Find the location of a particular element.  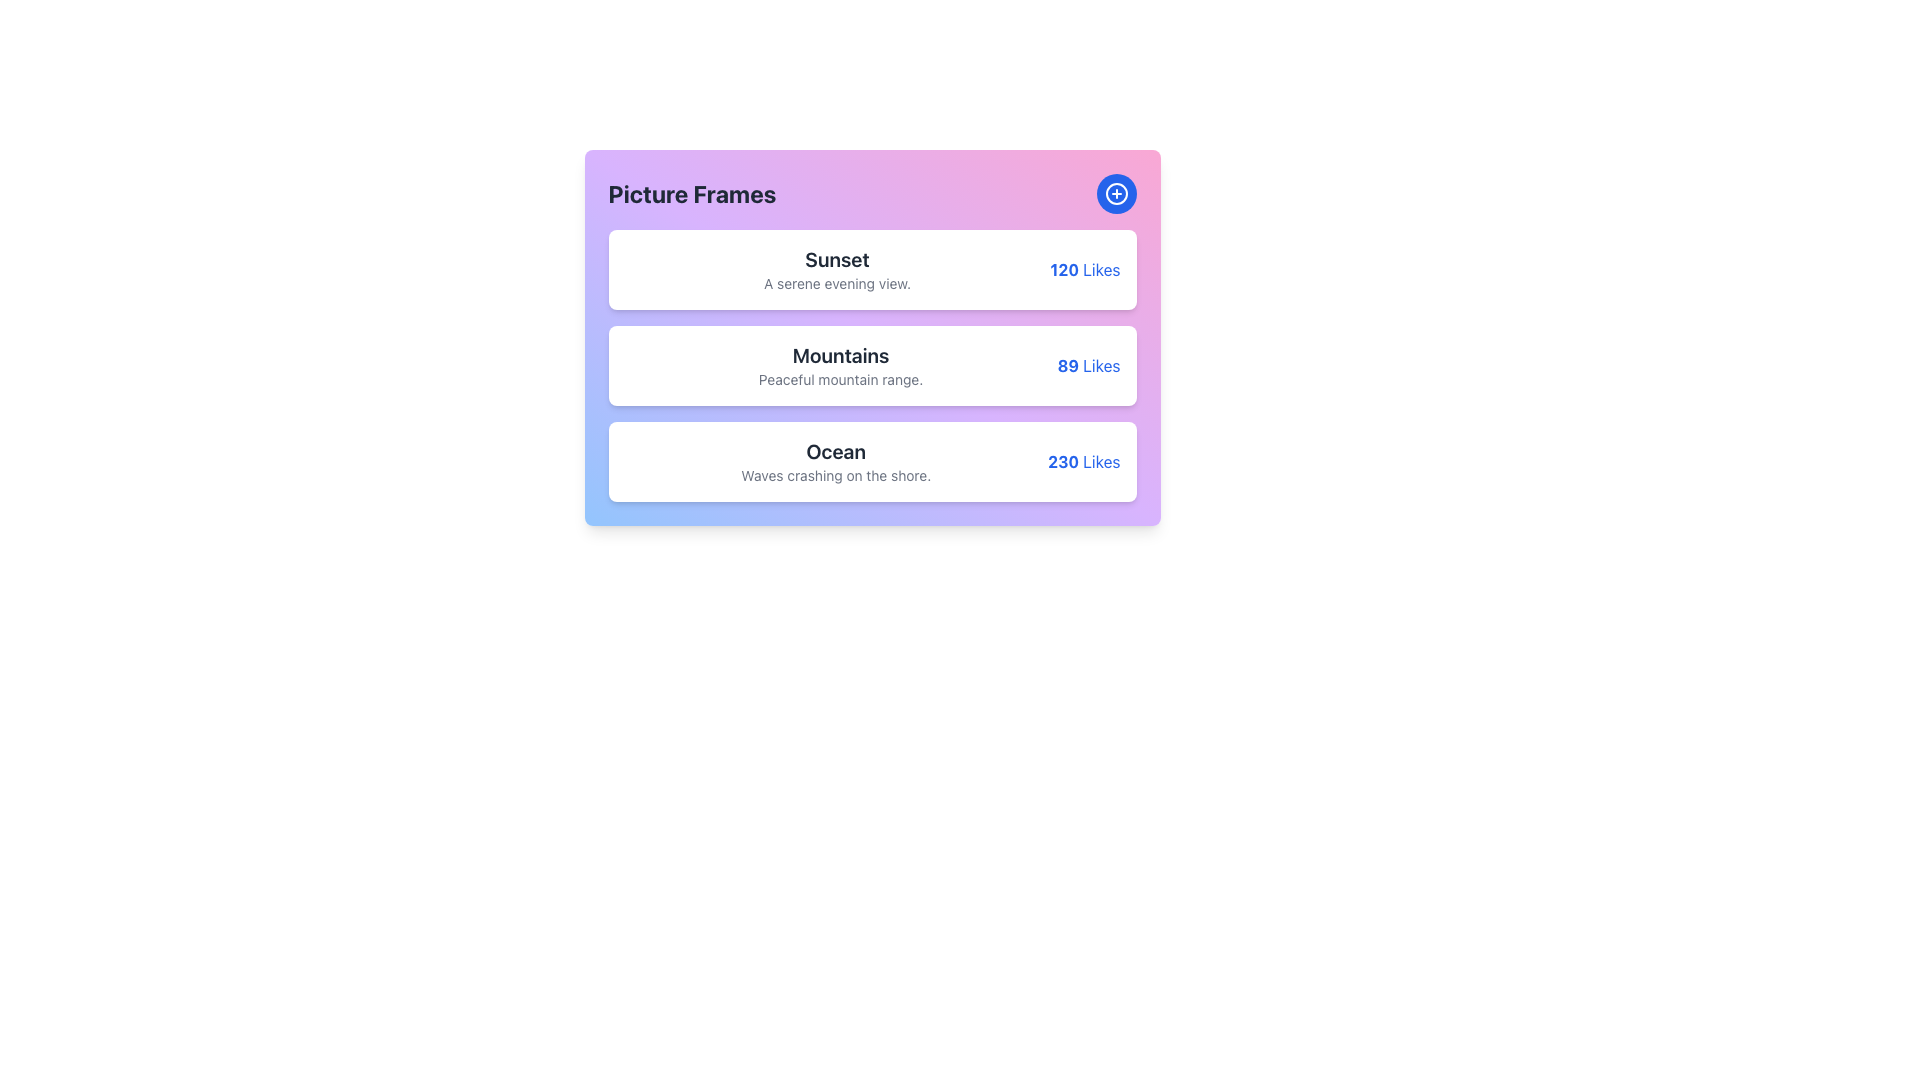

numerical value '230' displayed in bold blue font, part of the 'Picture Frames' component, located to the right of 'Ocean' and adjacent to 'Likes' is located at coordinates (1062, 462).